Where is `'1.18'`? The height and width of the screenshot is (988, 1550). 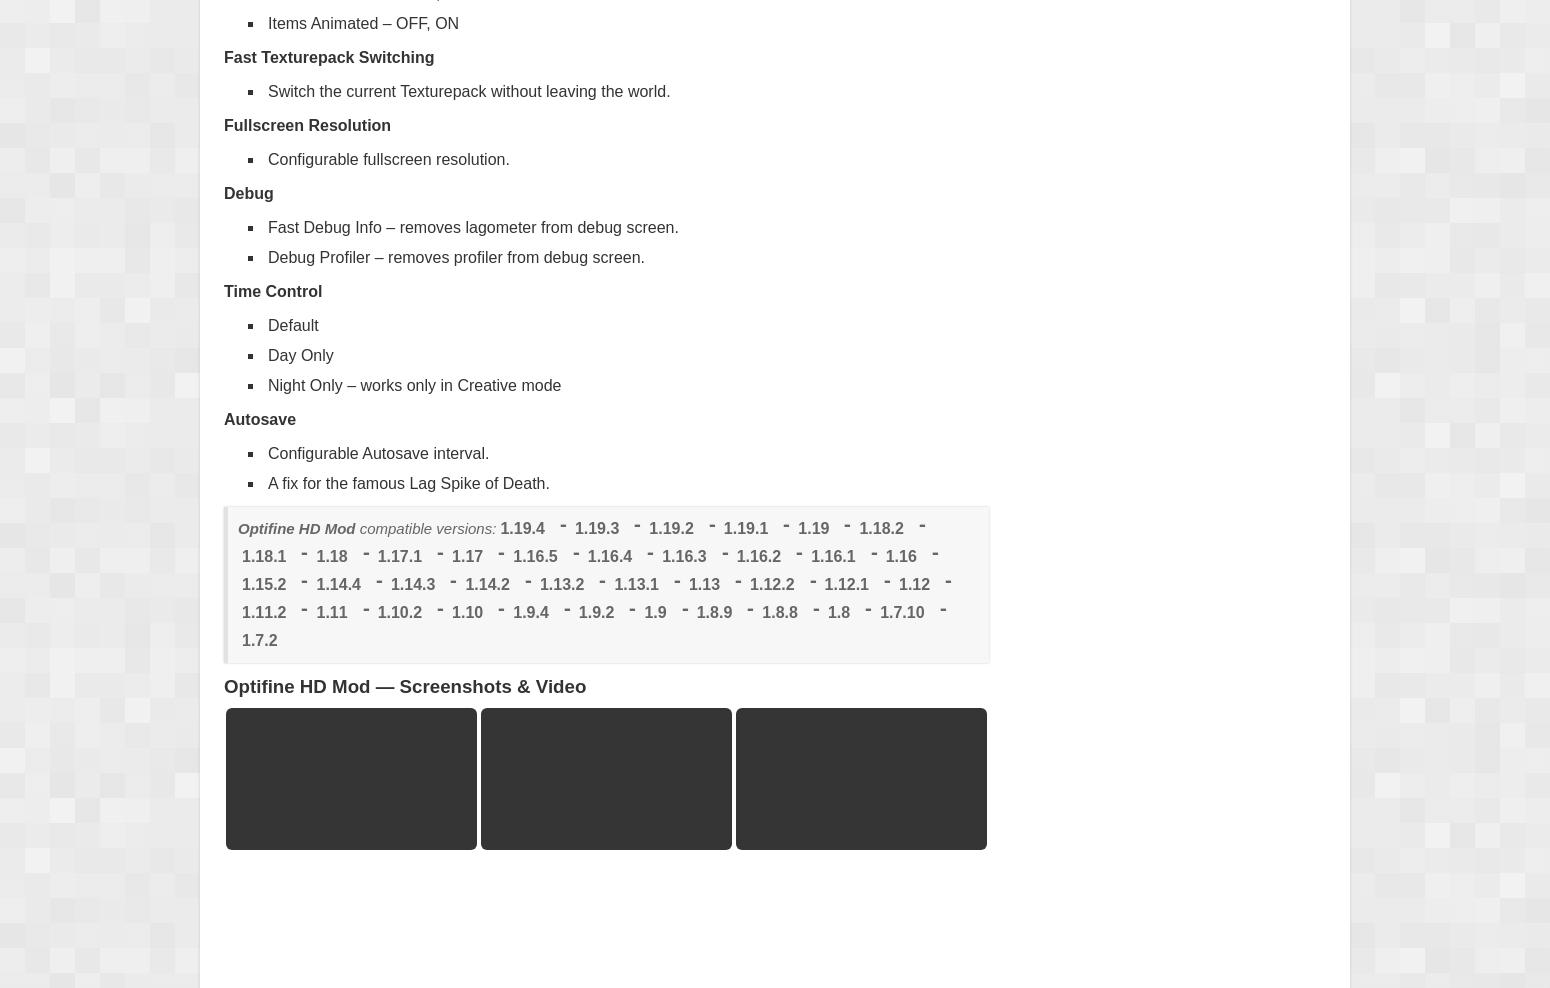 '1.18' is located at coordinates (315, 554).